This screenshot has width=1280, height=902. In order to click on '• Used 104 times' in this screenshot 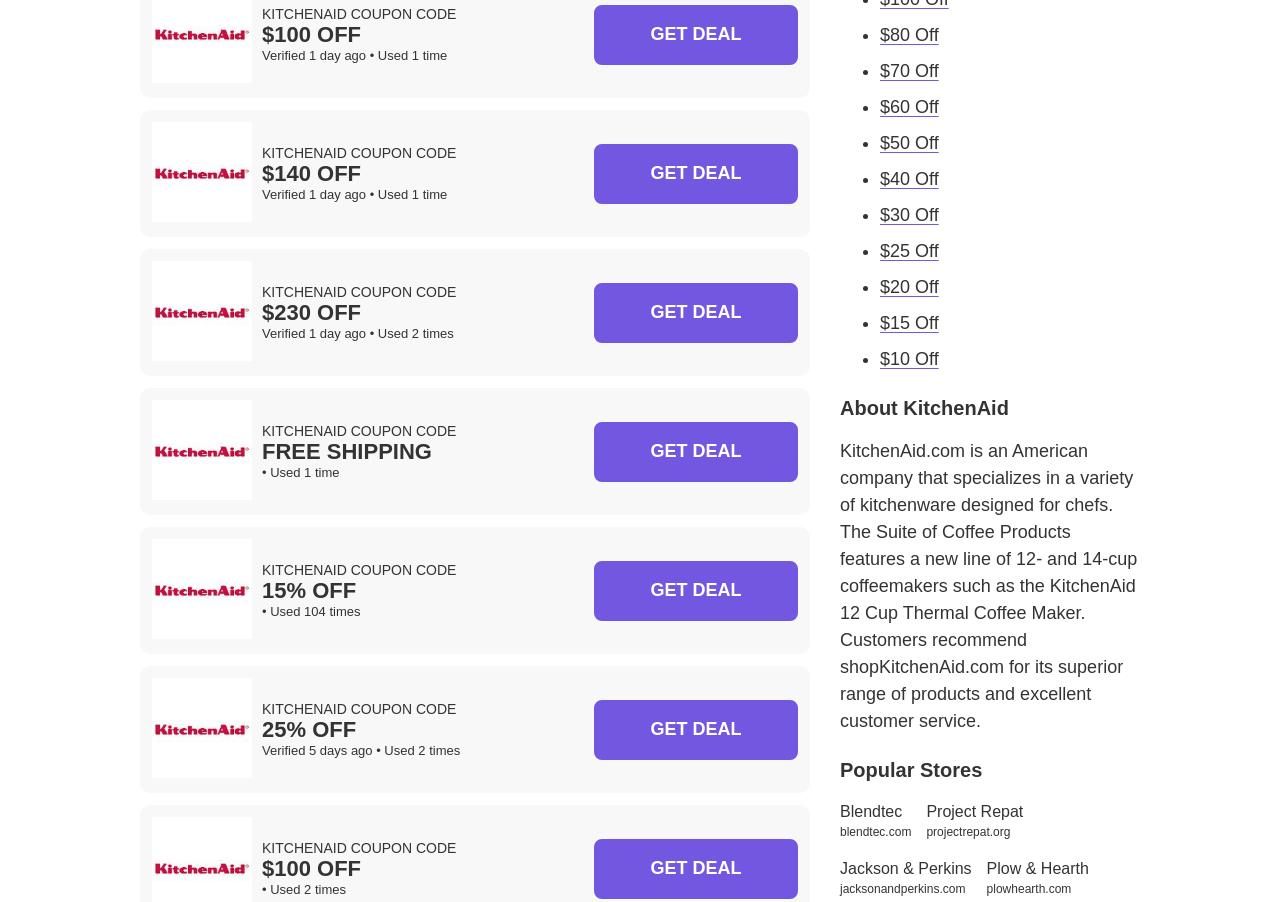, I will do `click(310, 610)`.